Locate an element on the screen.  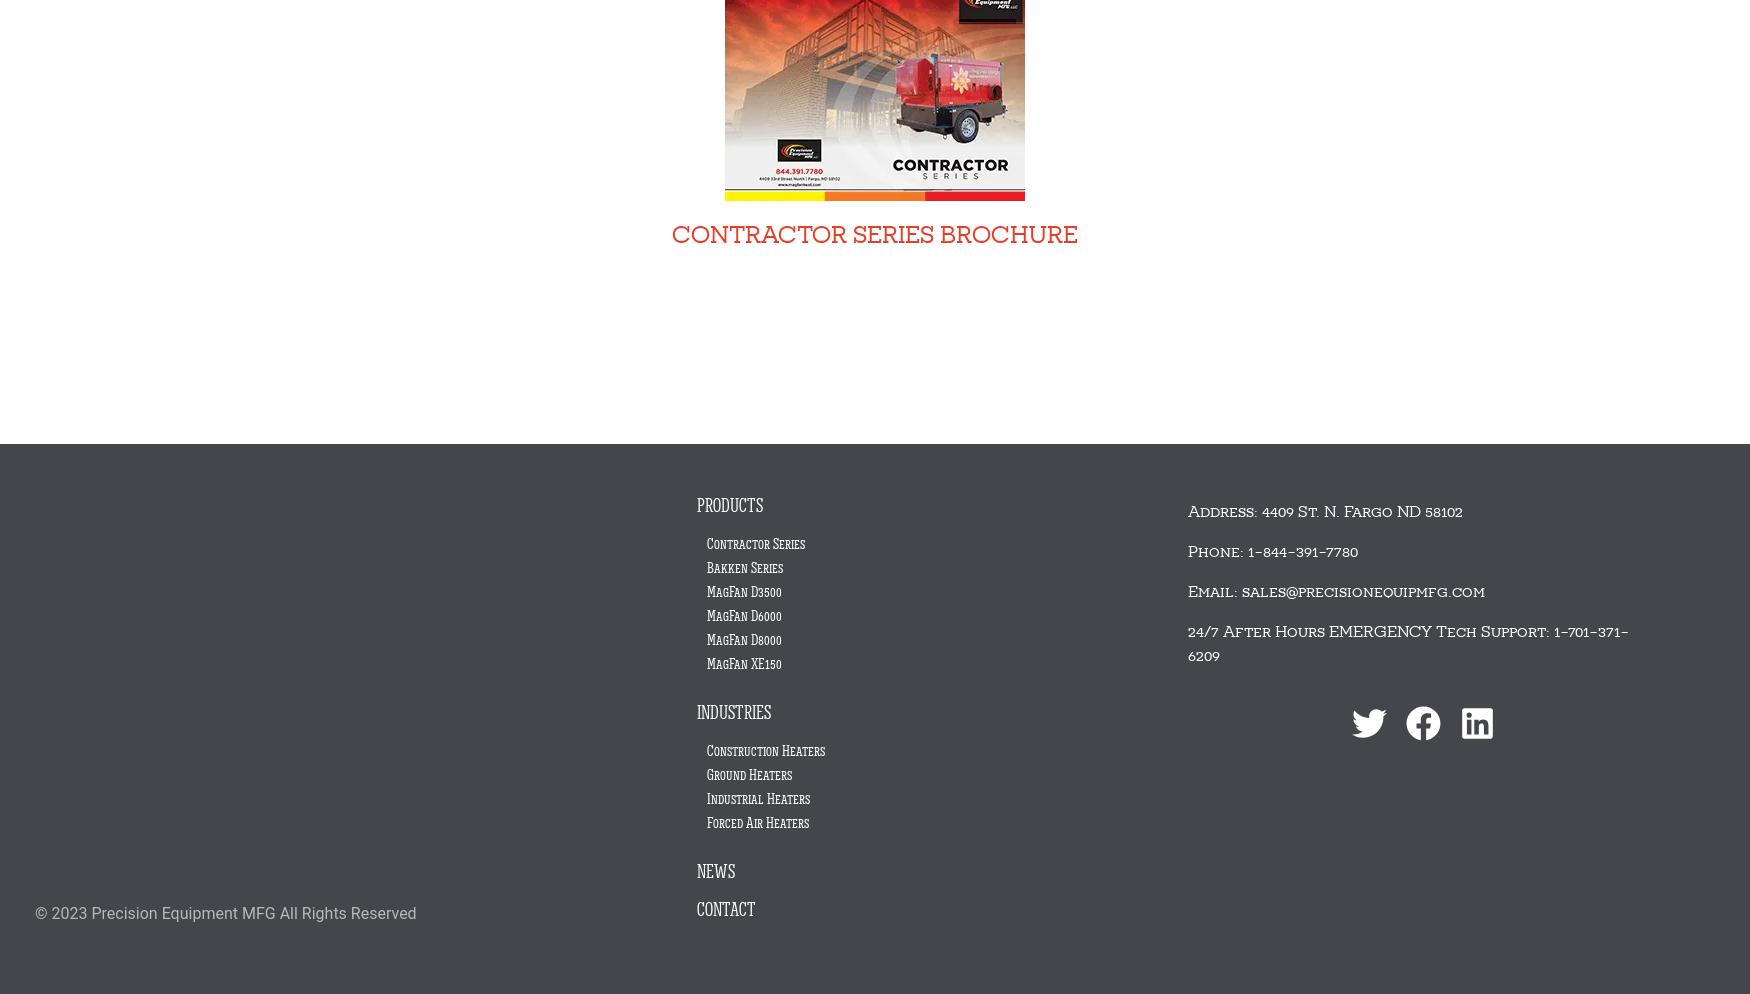
'Contractor Series' is located at coordinates (755, 542).